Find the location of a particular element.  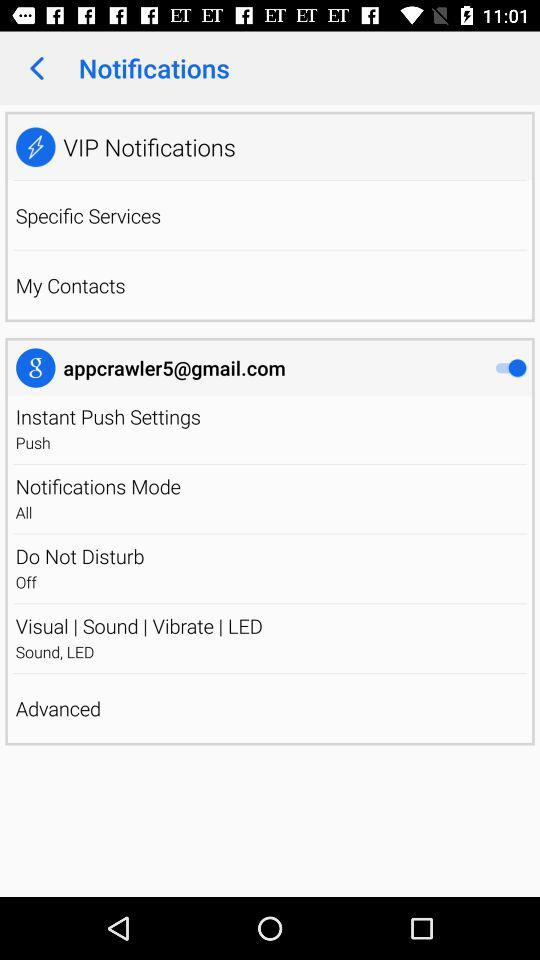

icon below sound, led app is located at coordinates (270, 673).